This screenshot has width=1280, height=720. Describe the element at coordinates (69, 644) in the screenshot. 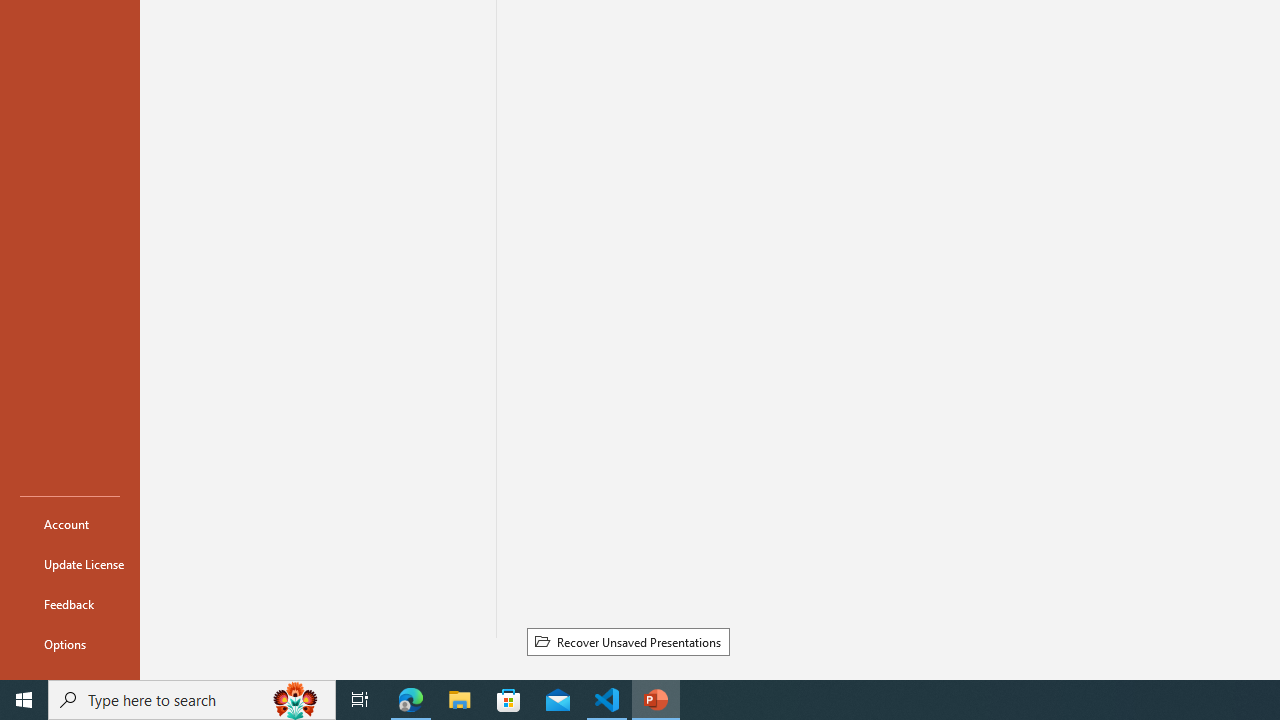

I see `'Options'` at that location.